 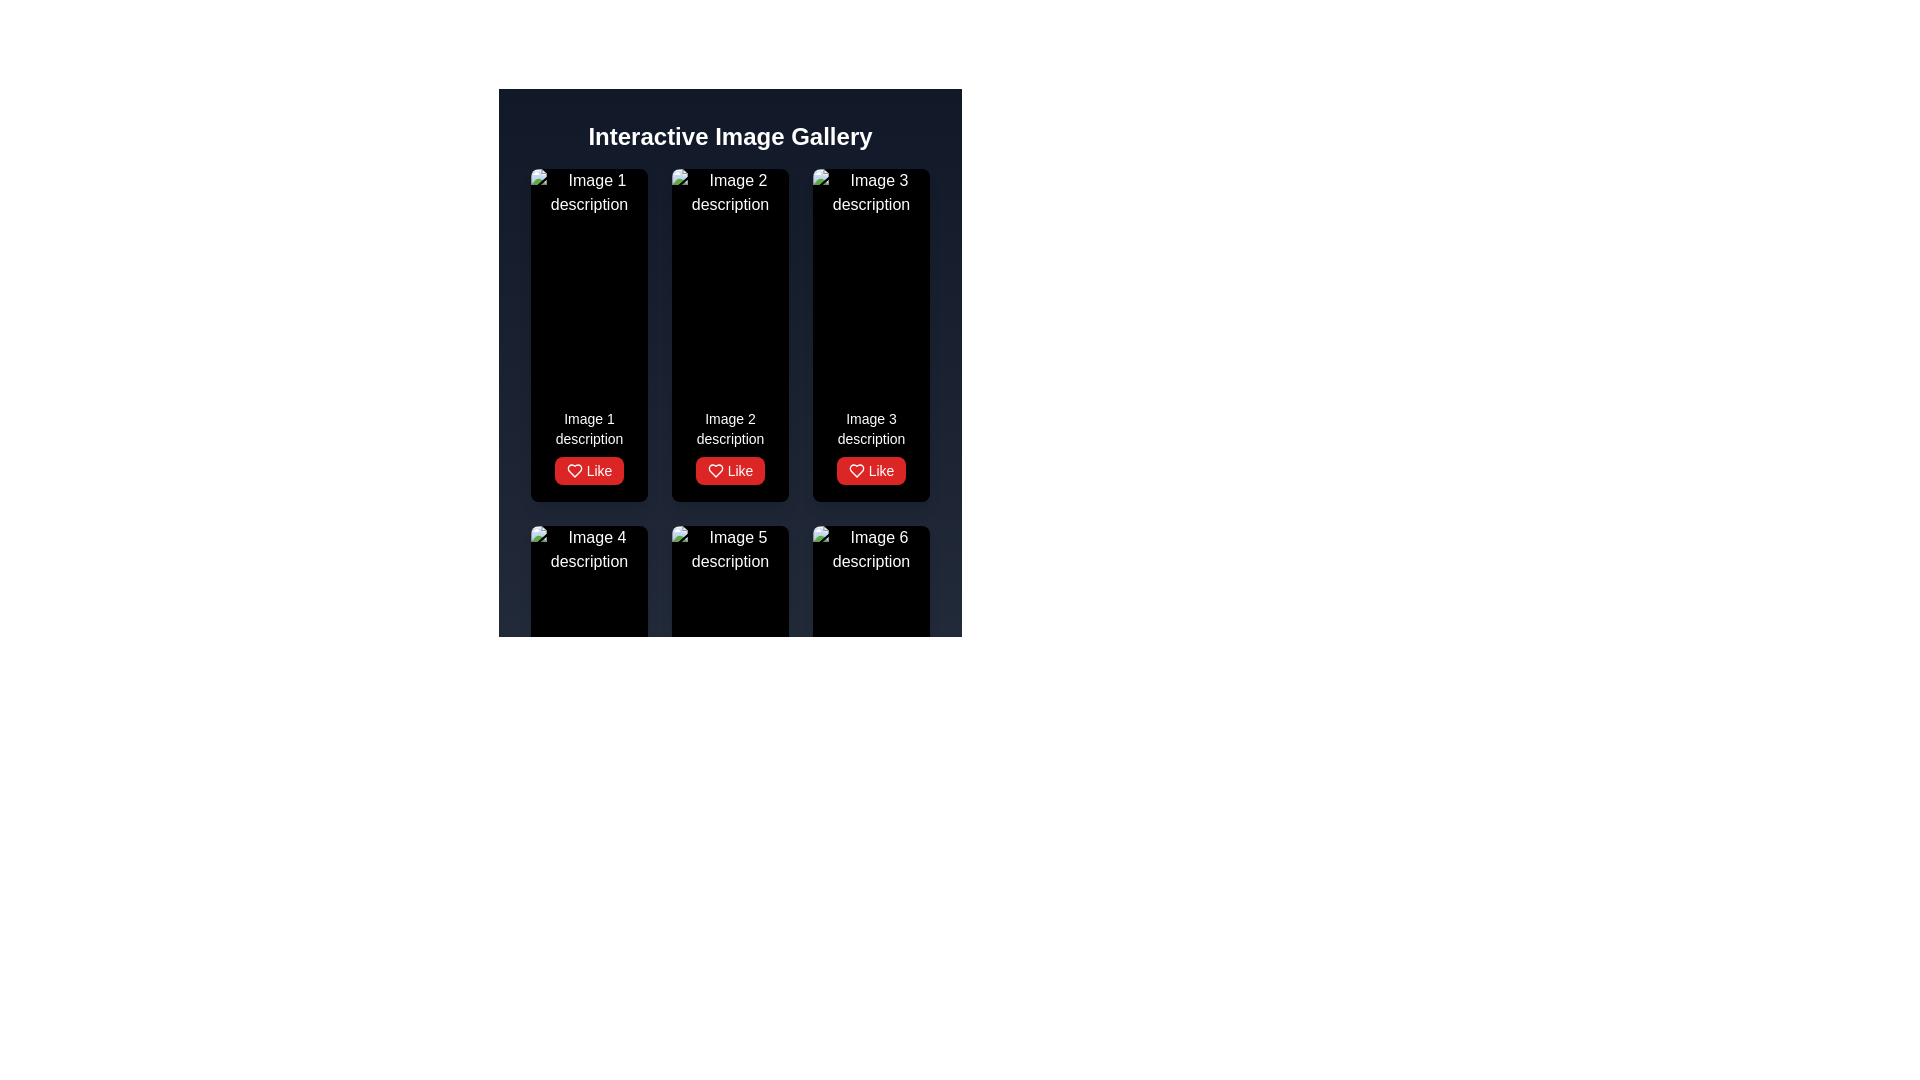 What do you see at coordinates (715, 470) in the screenshot?
I see `the smaller heart icon outlined in white on a red background, located within the 'Like' button at the bottom of the second column of the image gallery grid` at bounding box center [715, 470].